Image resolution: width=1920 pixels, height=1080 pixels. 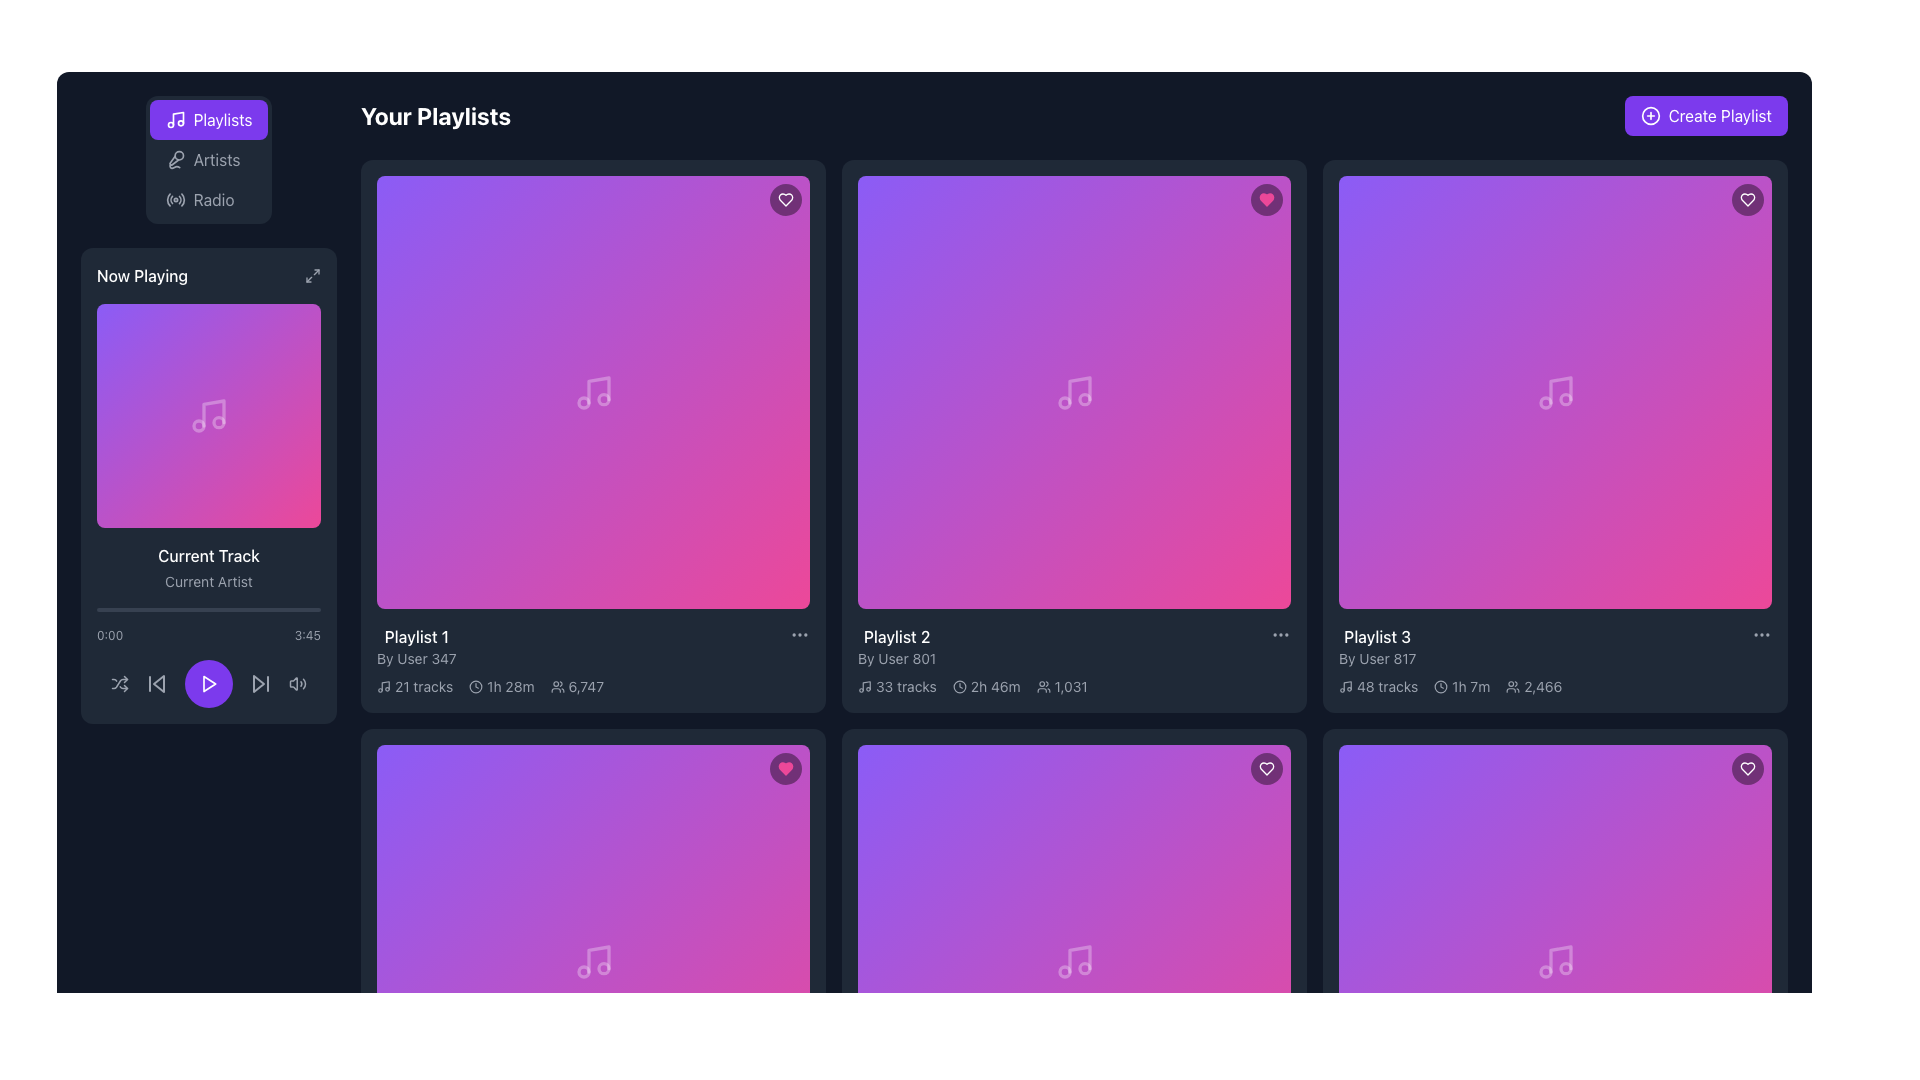 I want to click on text label that indicates the count of audio tracks in the associated playlist, located under the first playlist card in the top-left section of the grid area, so click(x=414, y=685).